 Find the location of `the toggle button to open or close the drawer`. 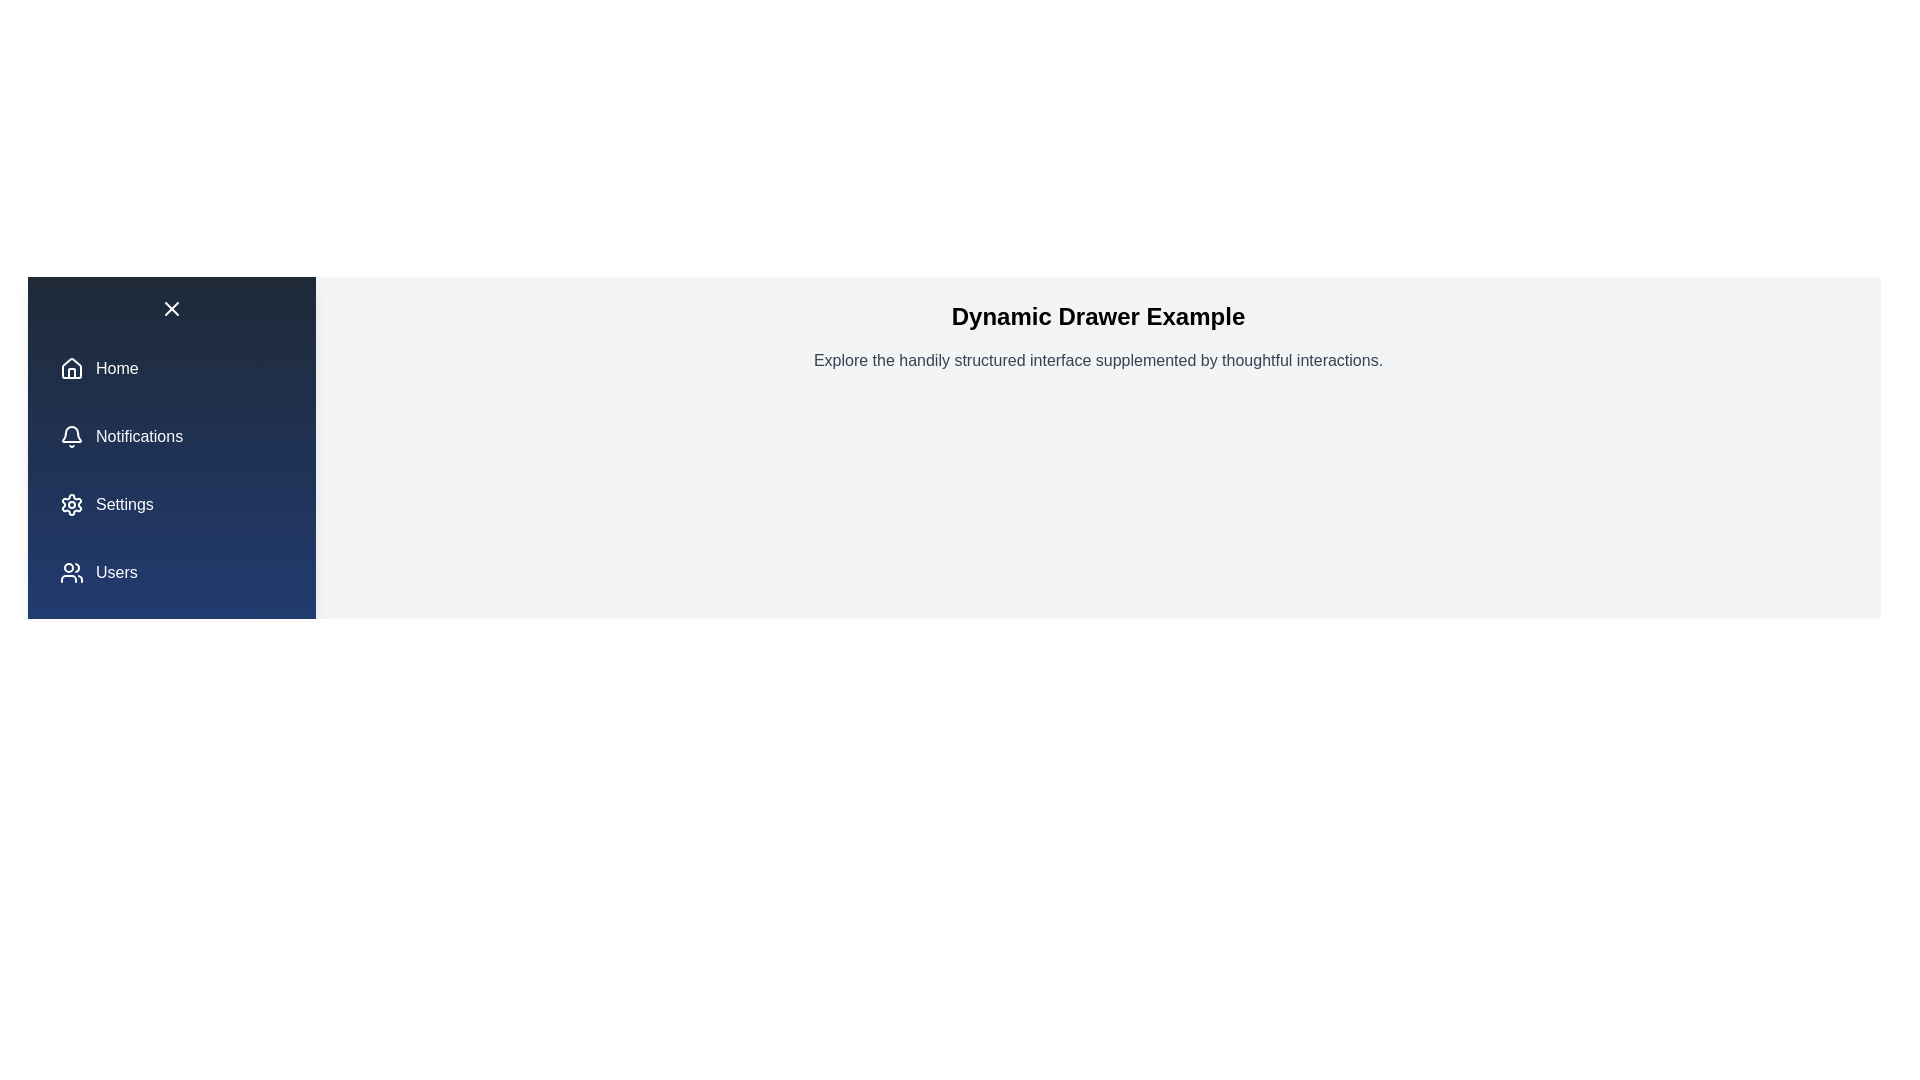

the toggle button to open or close the drawer is located at coordinates (172, 308).